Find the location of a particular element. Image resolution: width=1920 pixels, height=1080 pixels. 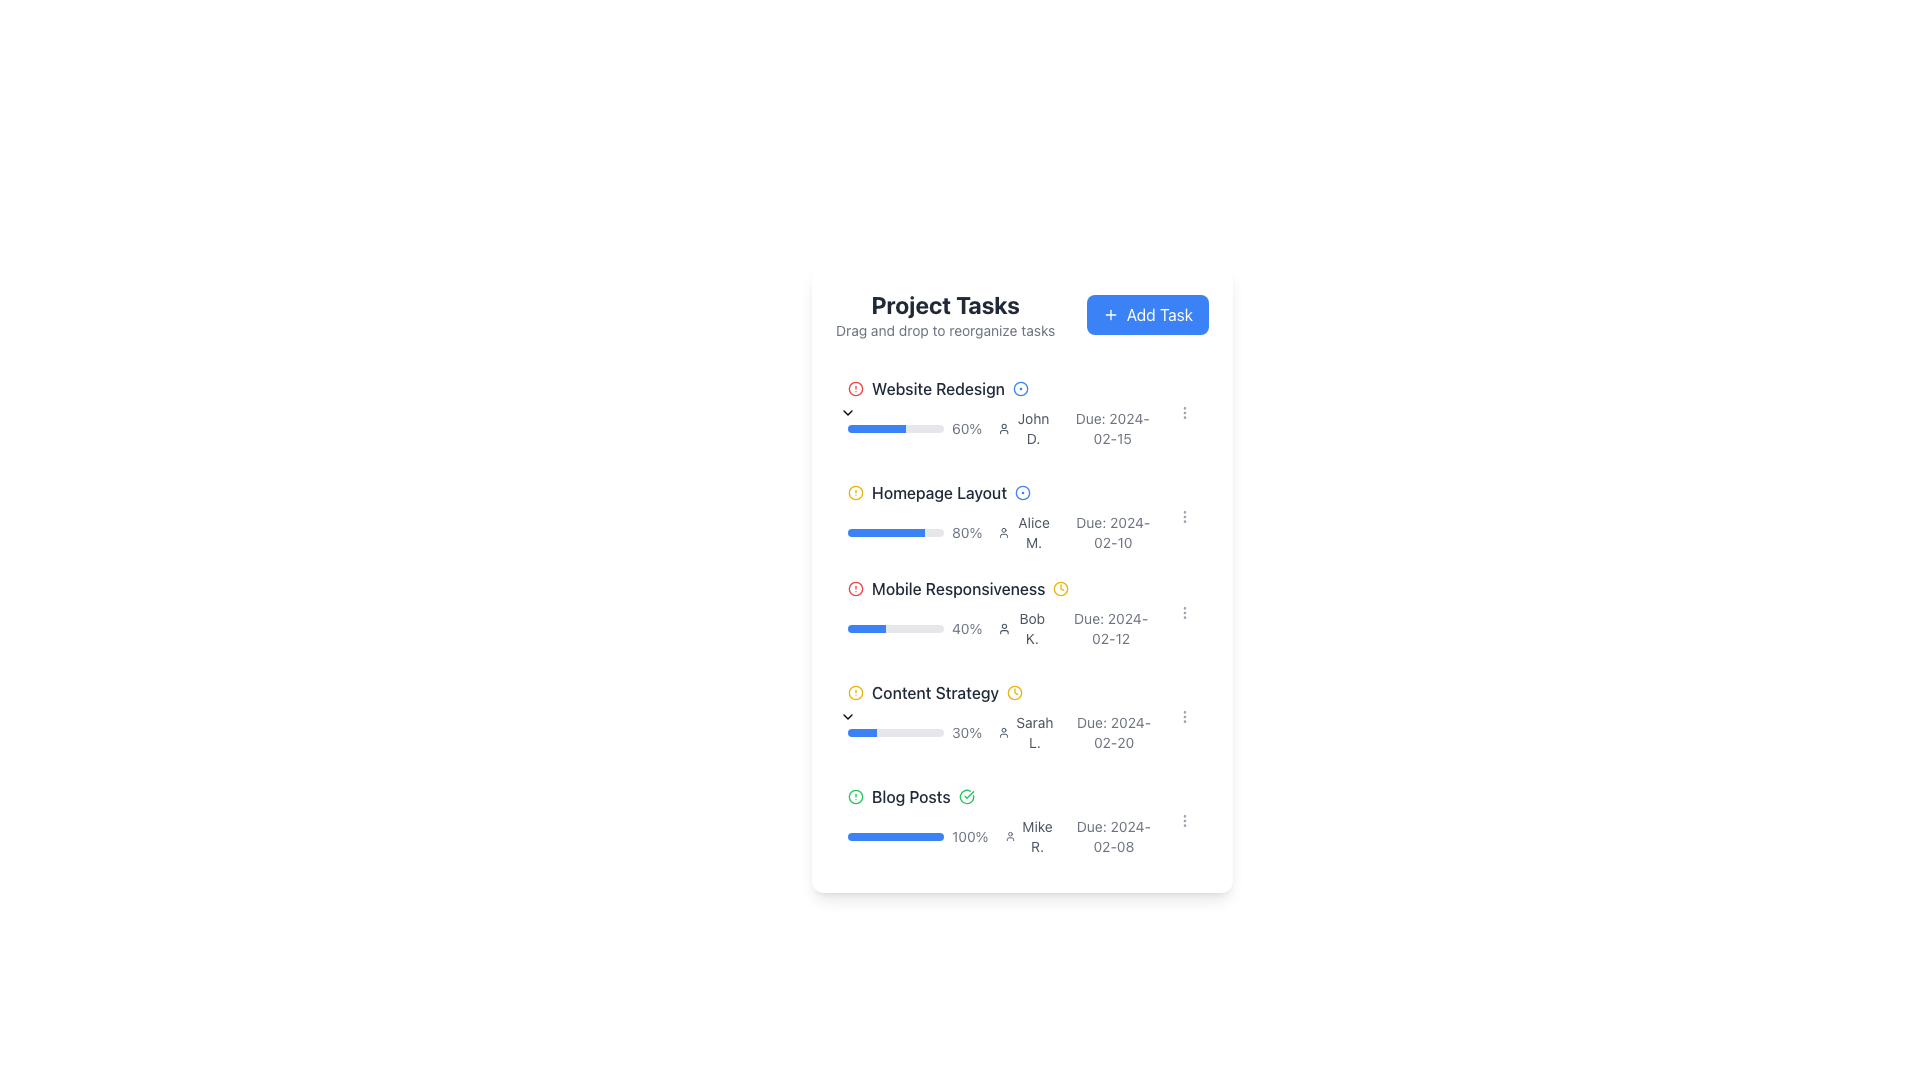

text 'Mike R.' located next to the user profile icon in the 'Blog Posts' task row is located at coordinates (1029, 837).